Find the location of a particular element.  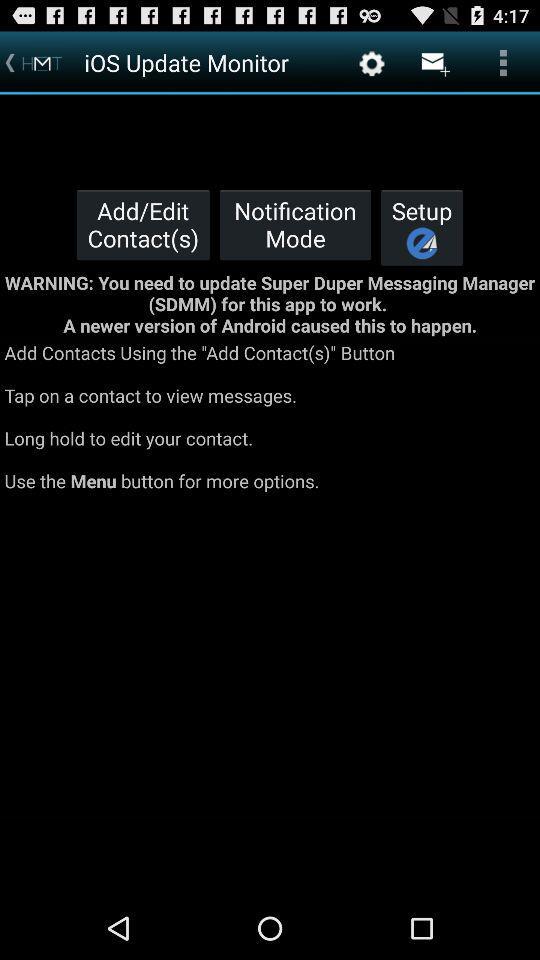

the button next to add edit contact is located at coordinates (294, 224).